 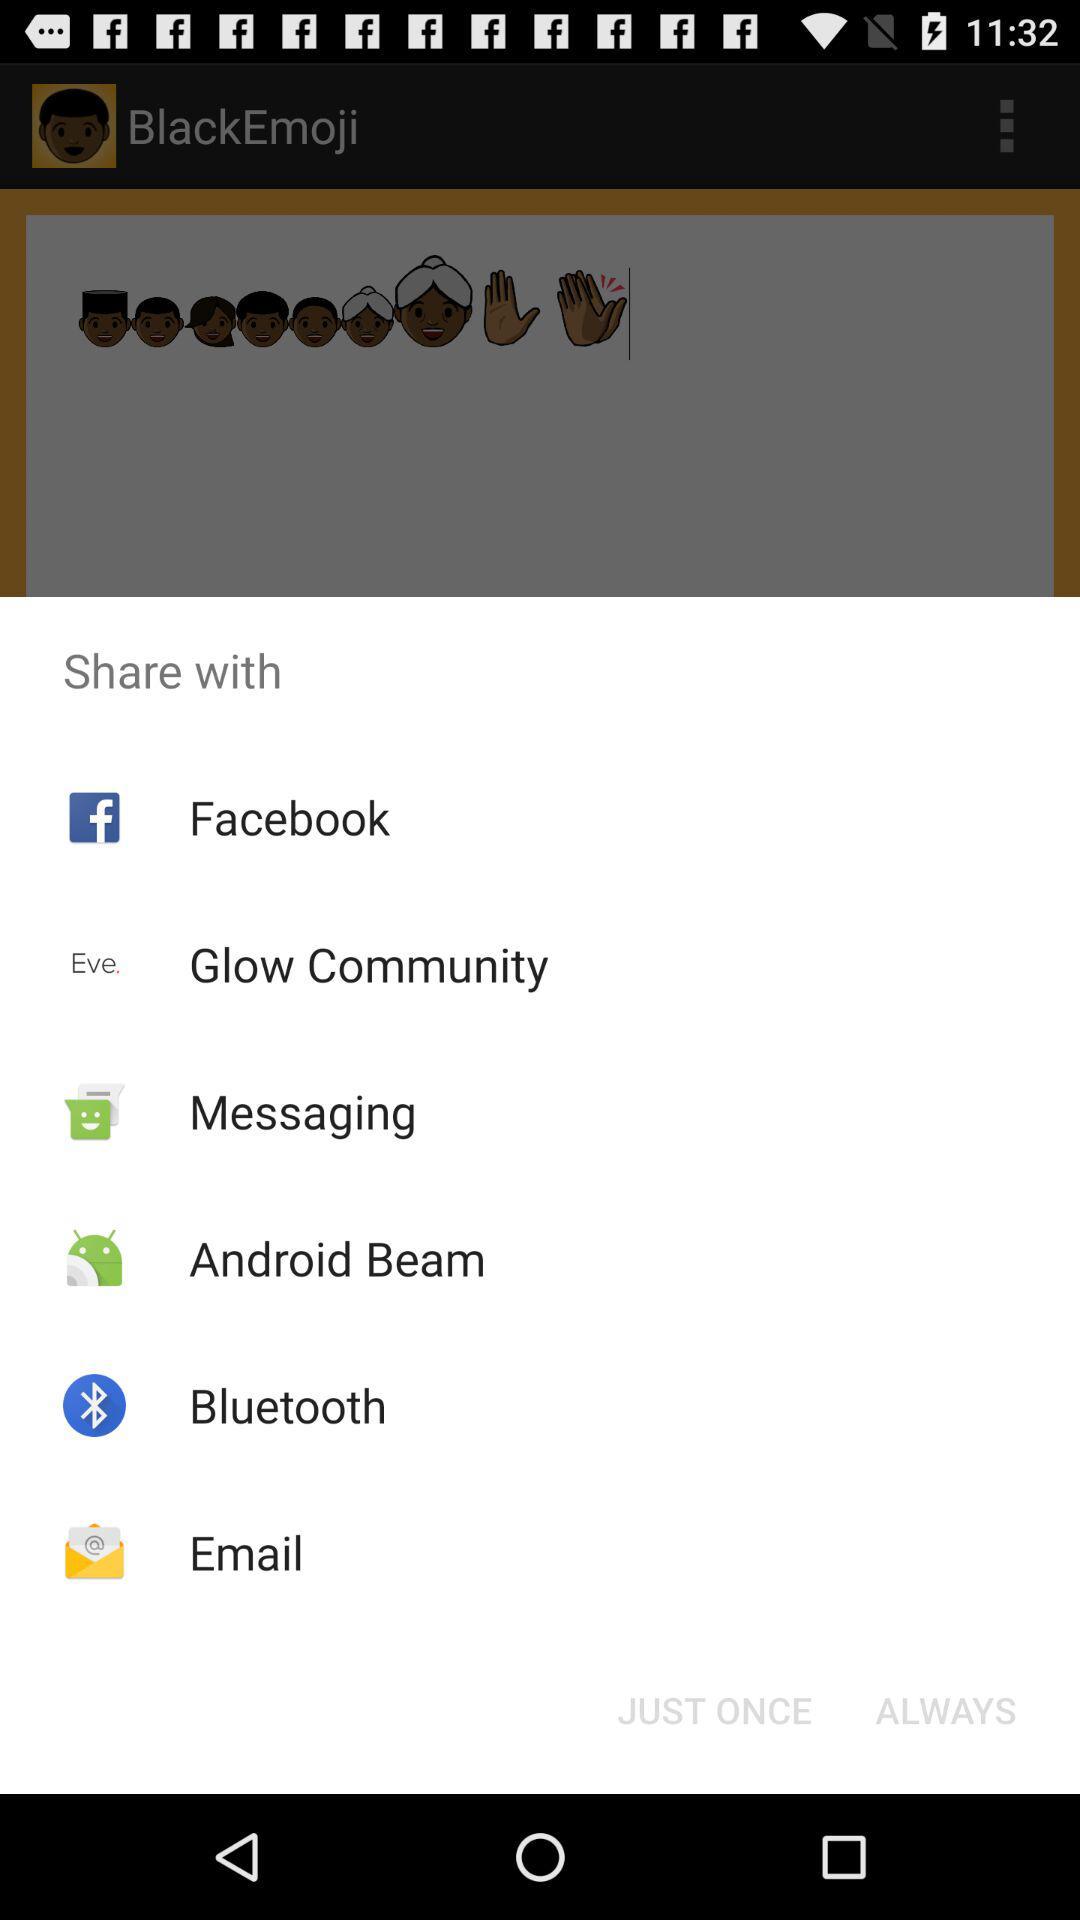 I want to click on the facebook icon, so click(x=289, y=817).